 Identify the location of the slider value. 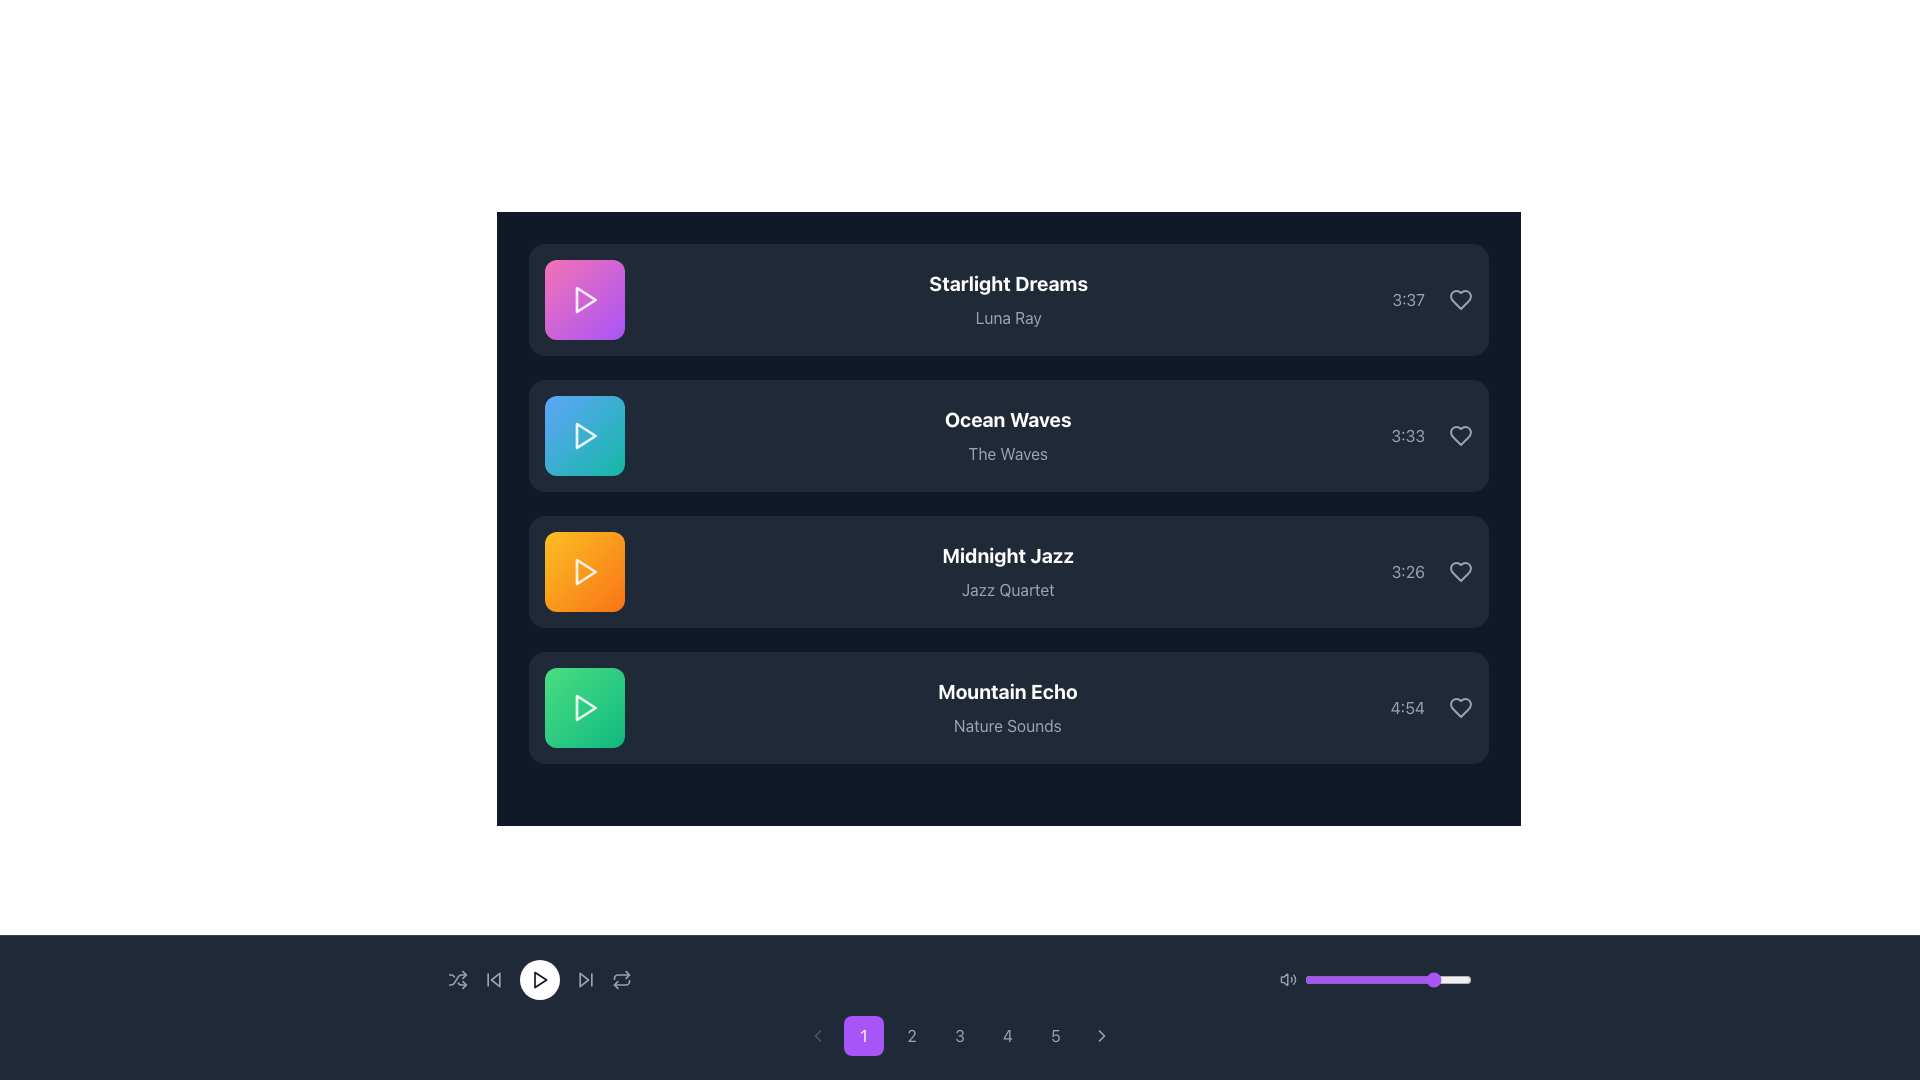
(1407, 978).